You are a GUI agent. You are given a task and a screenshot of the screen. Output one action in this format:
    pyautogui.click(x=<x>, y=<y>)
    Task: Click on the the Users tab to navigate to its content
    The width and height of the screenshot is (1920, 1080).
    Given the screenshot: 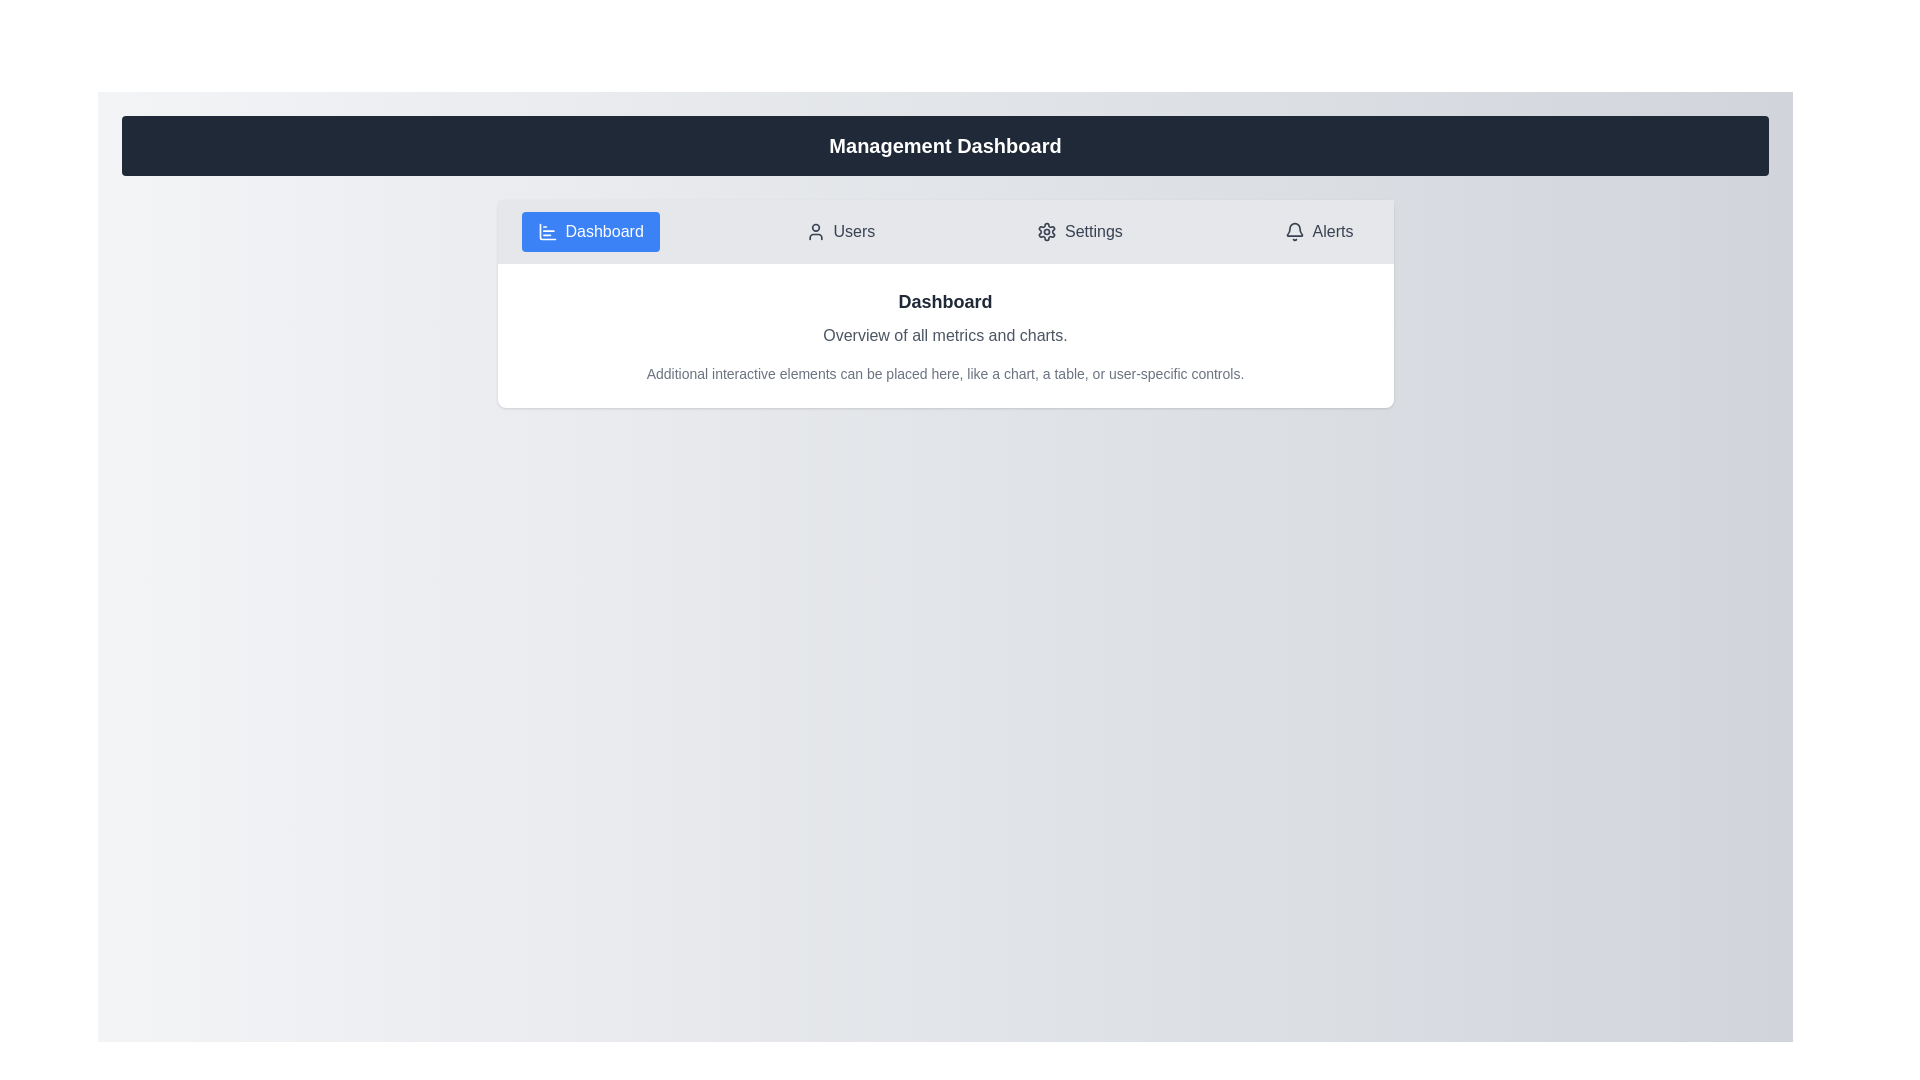 What is the action you would take?
    pyautogui.click(x=840, y=230)
    